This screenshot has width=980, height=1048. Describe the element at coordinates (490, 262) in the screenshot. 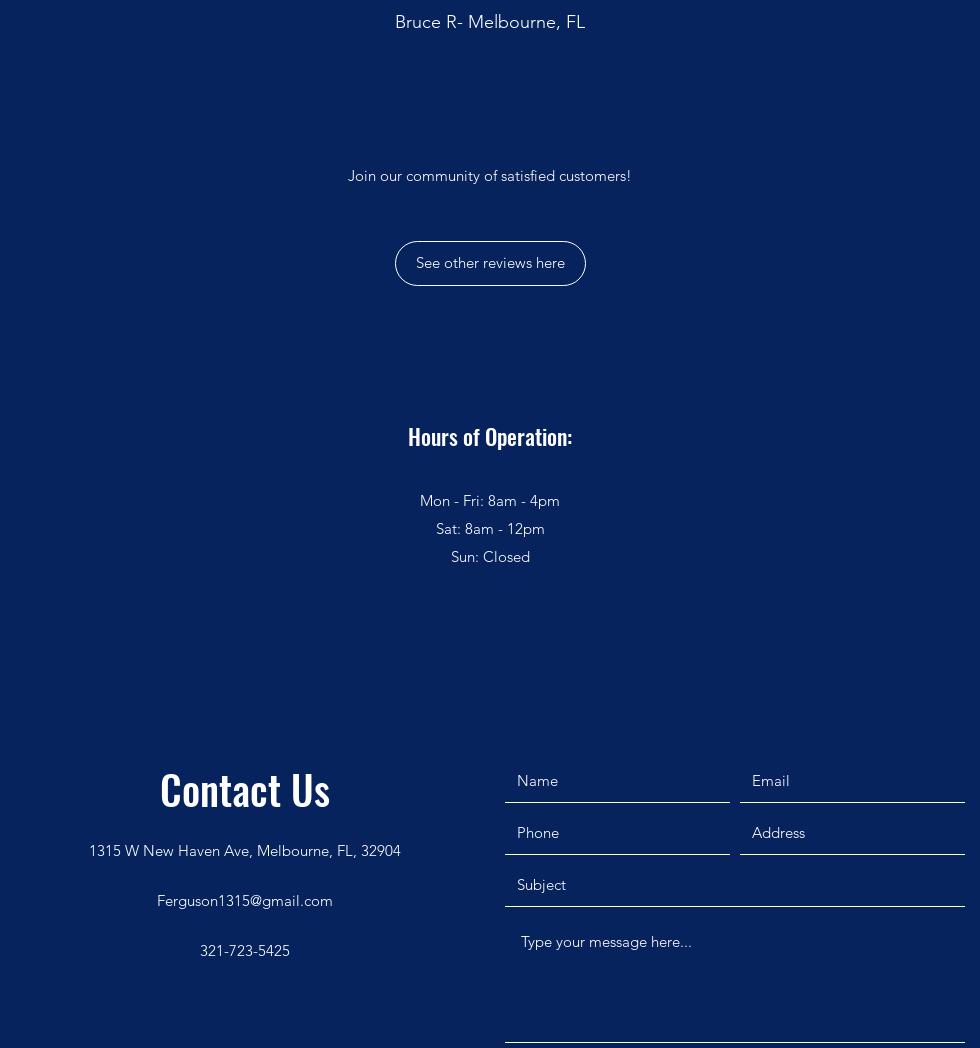

I see `'See other reviews here'` at that location.